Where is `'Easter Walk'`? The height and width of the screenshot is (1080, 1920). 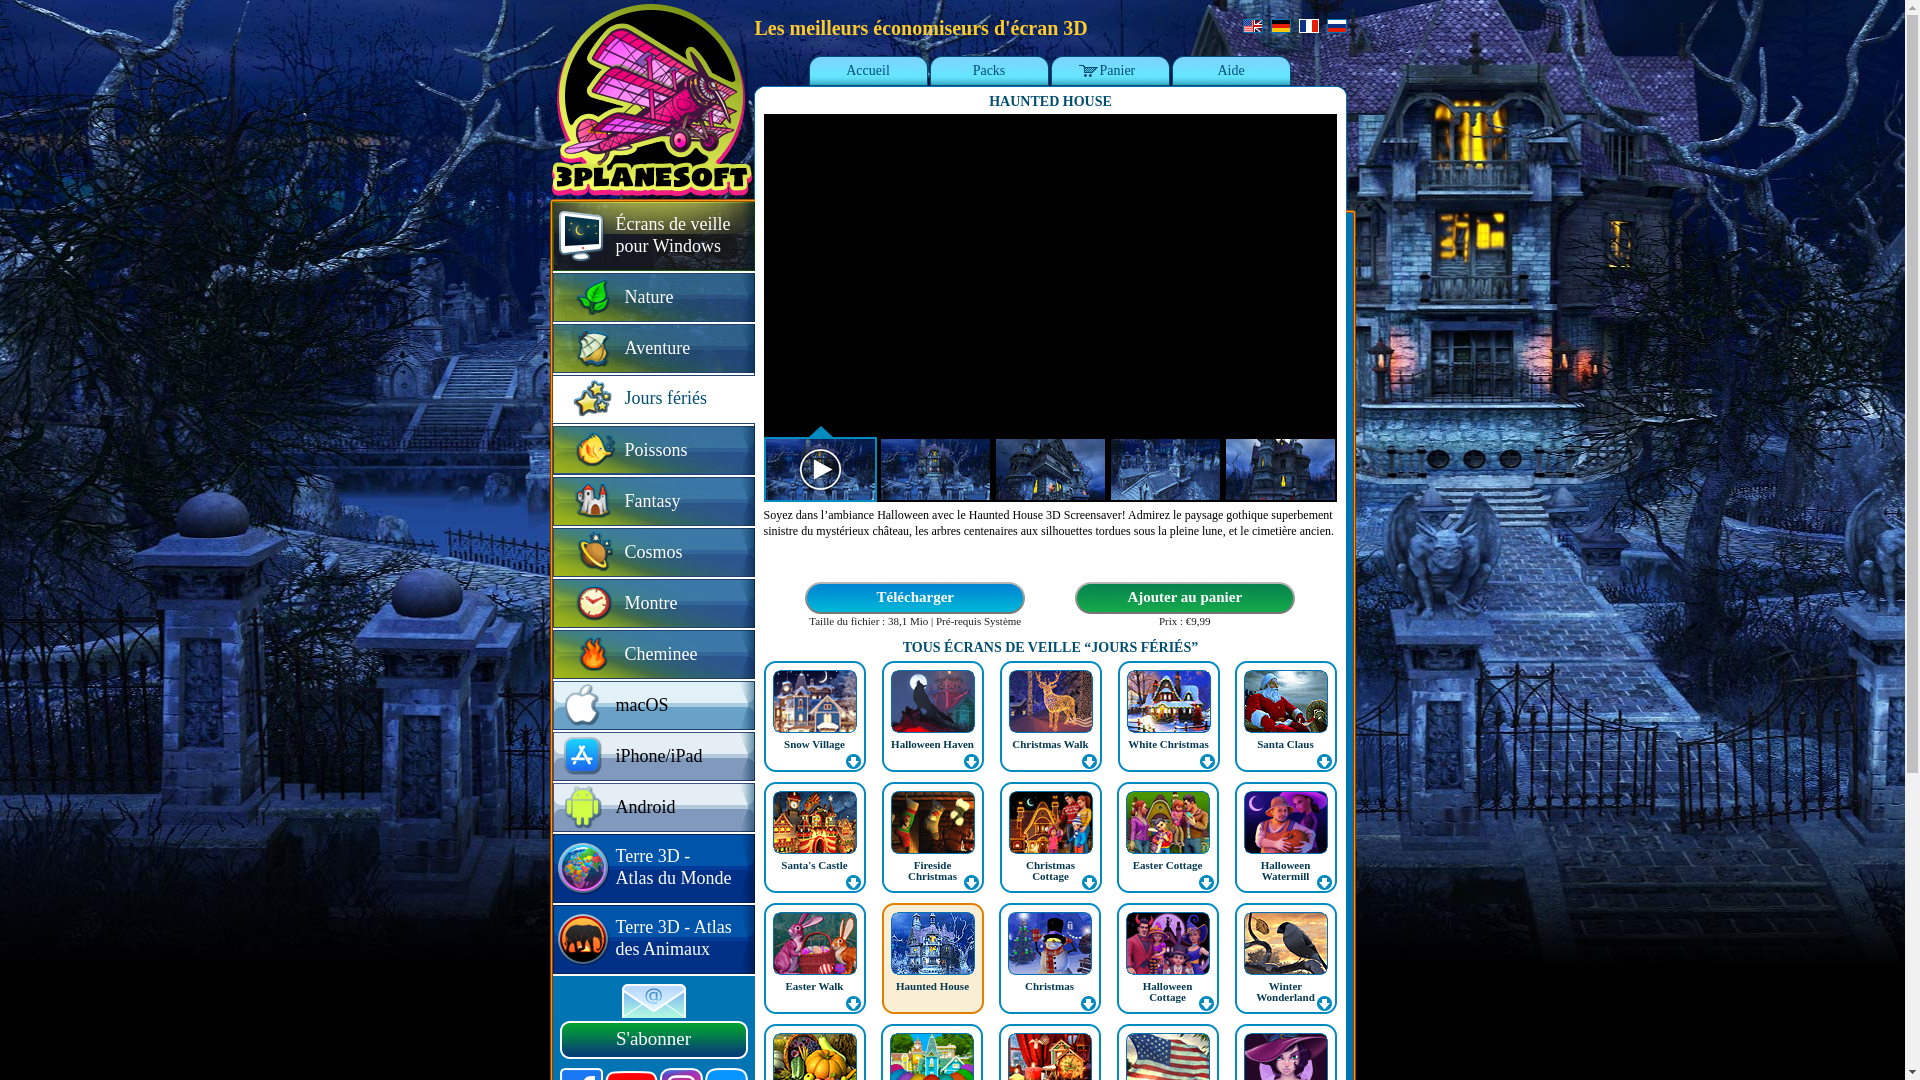
'Easter Walk' is located at coordinates (815, 957).